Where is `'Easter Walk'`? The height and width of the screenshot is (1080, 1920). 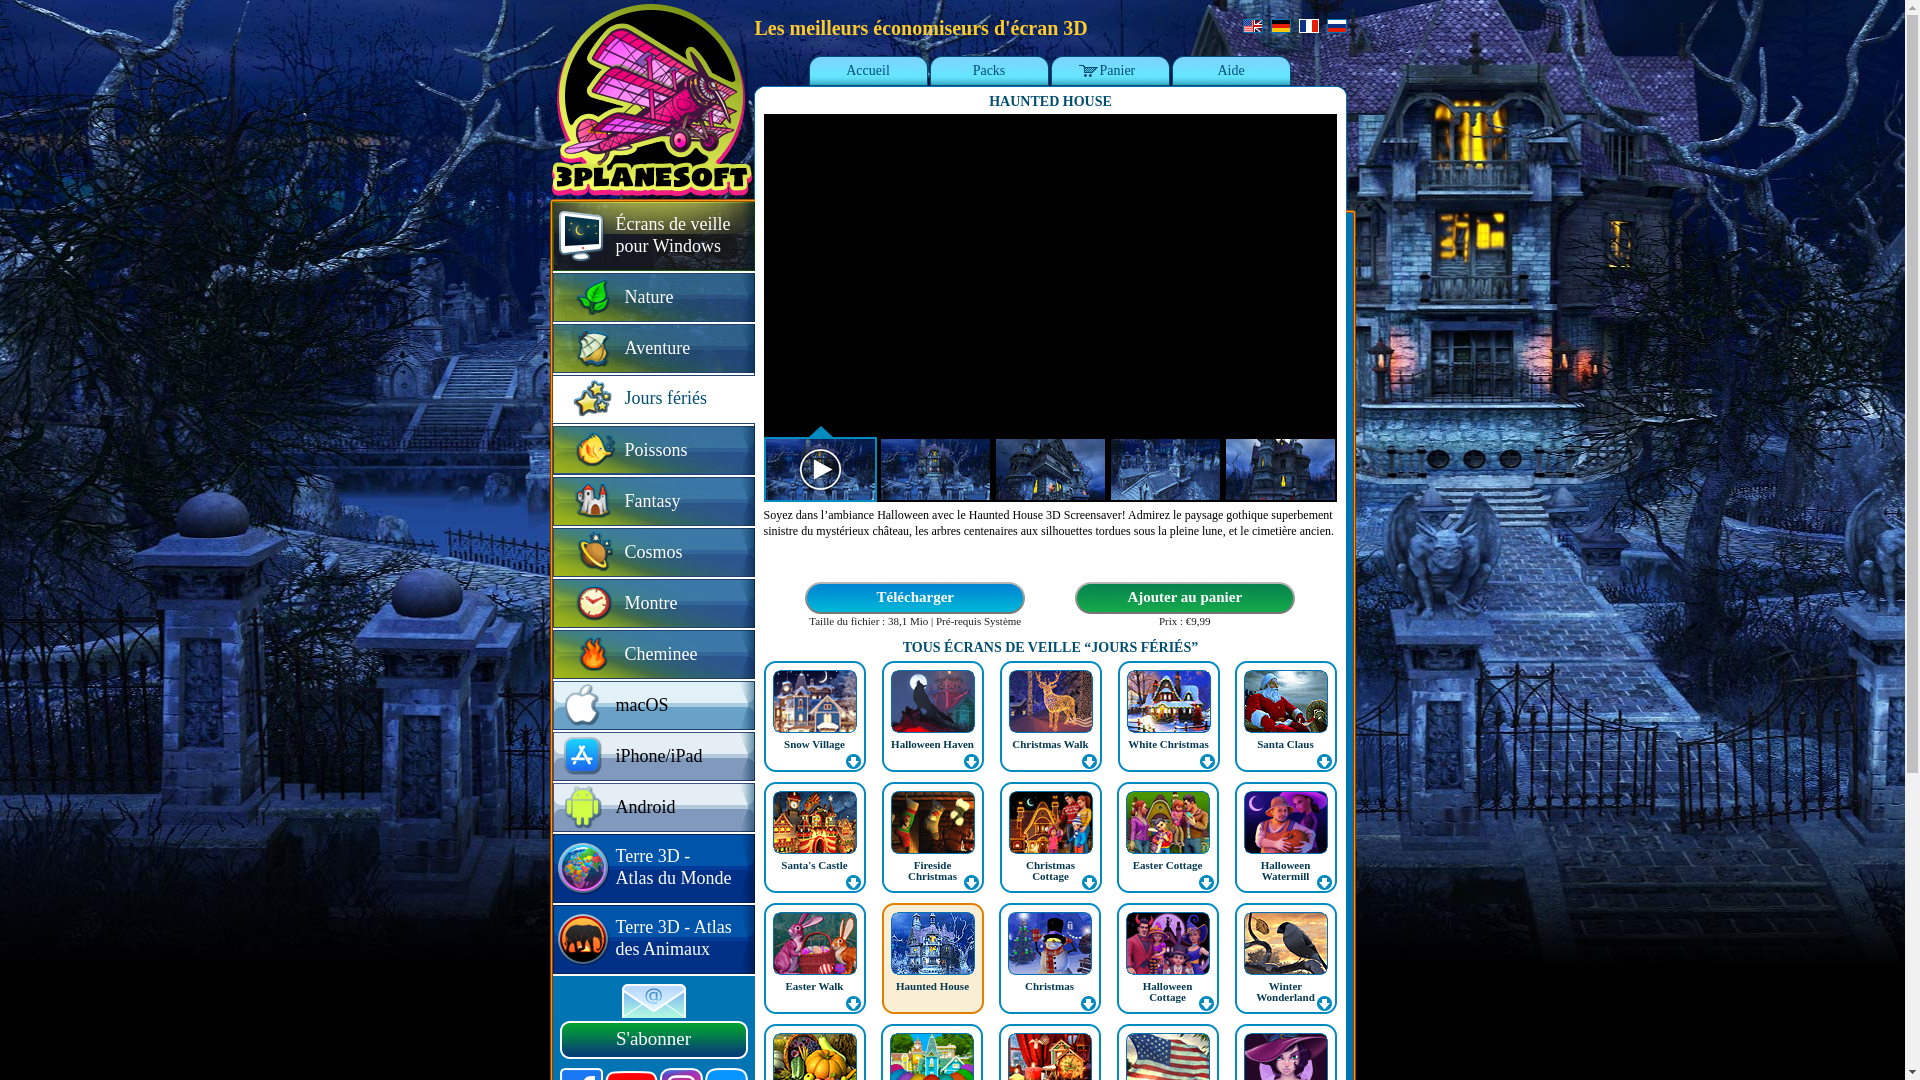
'Easter Walk' is located at coordinates (815, 957).